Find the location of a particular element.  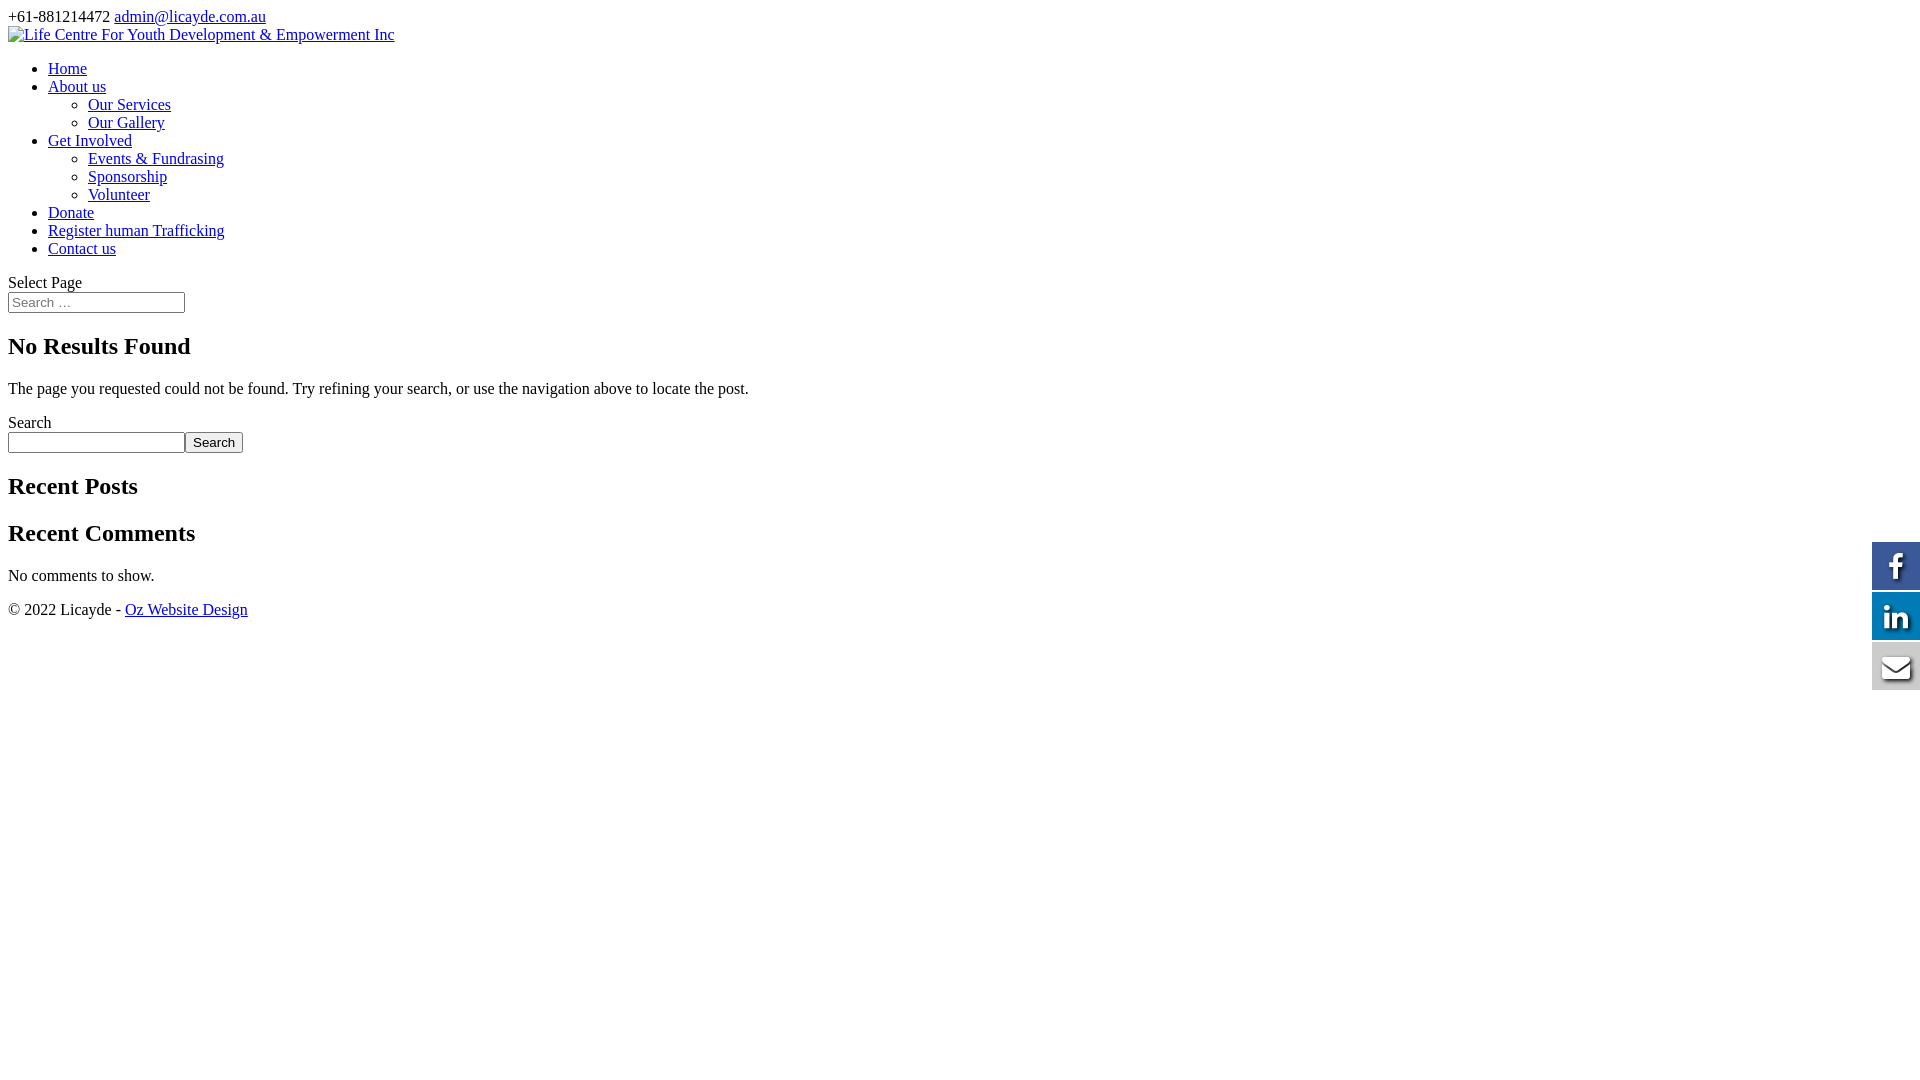

'Home' is located at coordinates (67, 67).